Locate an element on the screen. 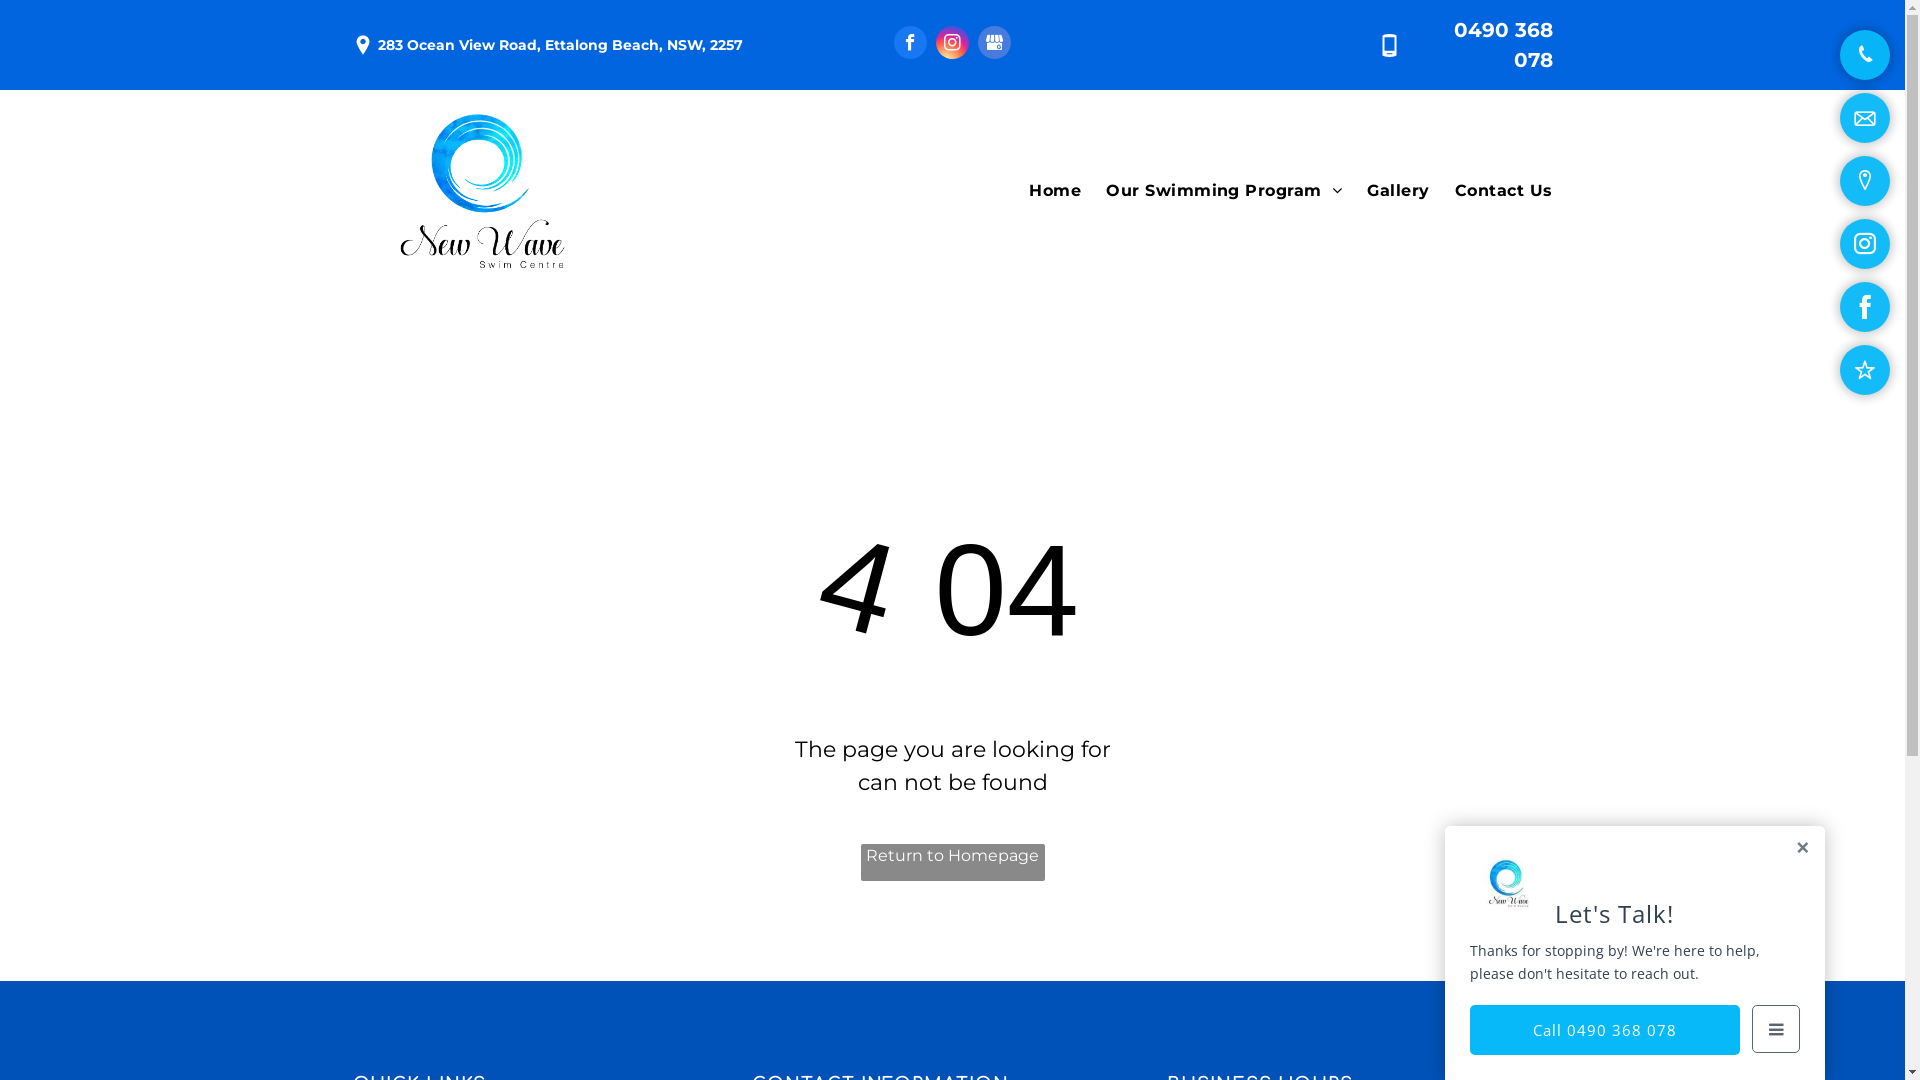  'New Wave Swim Centre' is located at coordinates (481, 191).